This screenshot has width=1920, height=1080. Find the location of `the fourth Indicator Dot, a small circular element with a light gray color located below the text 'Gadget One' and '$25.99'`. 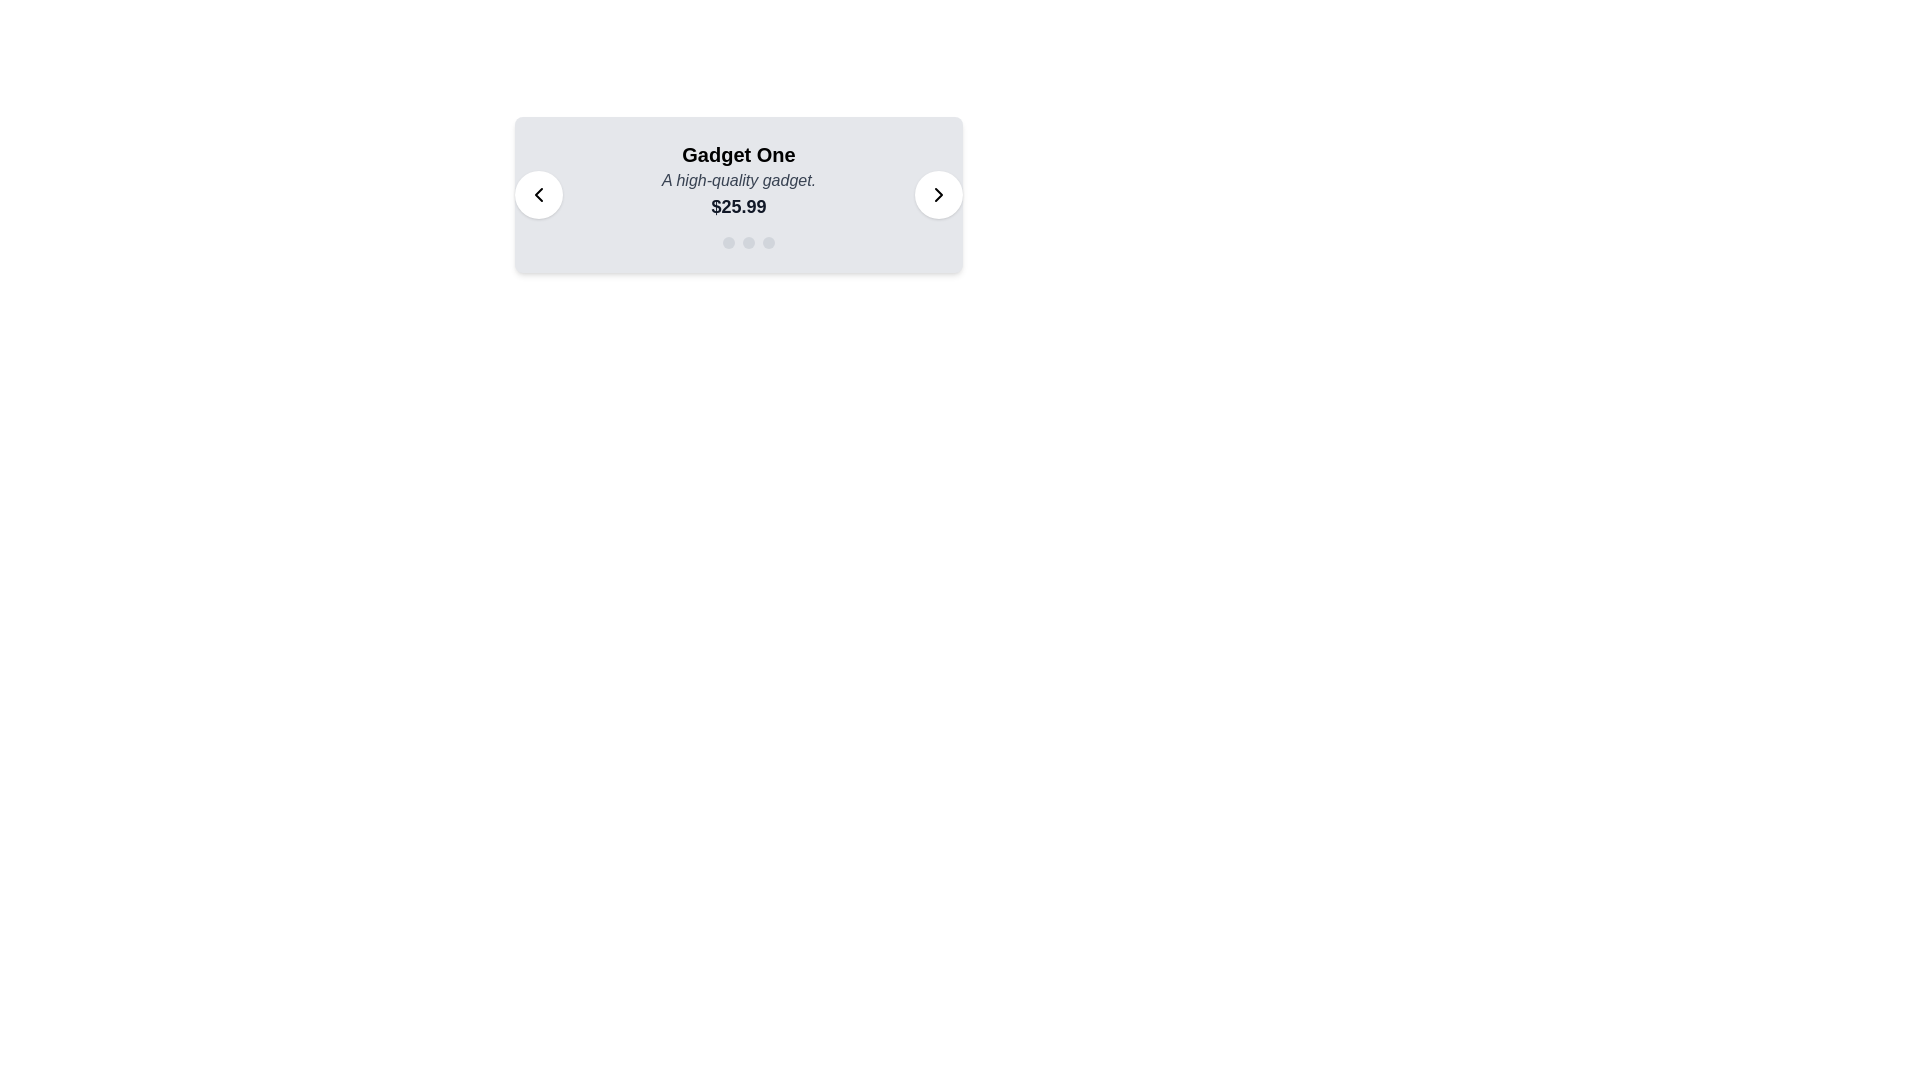

the fourth Indicator Dot, a small circular element with a light gray color located below the text 'Gadget One' and '$25.99' is located at coordinates (767, 242).